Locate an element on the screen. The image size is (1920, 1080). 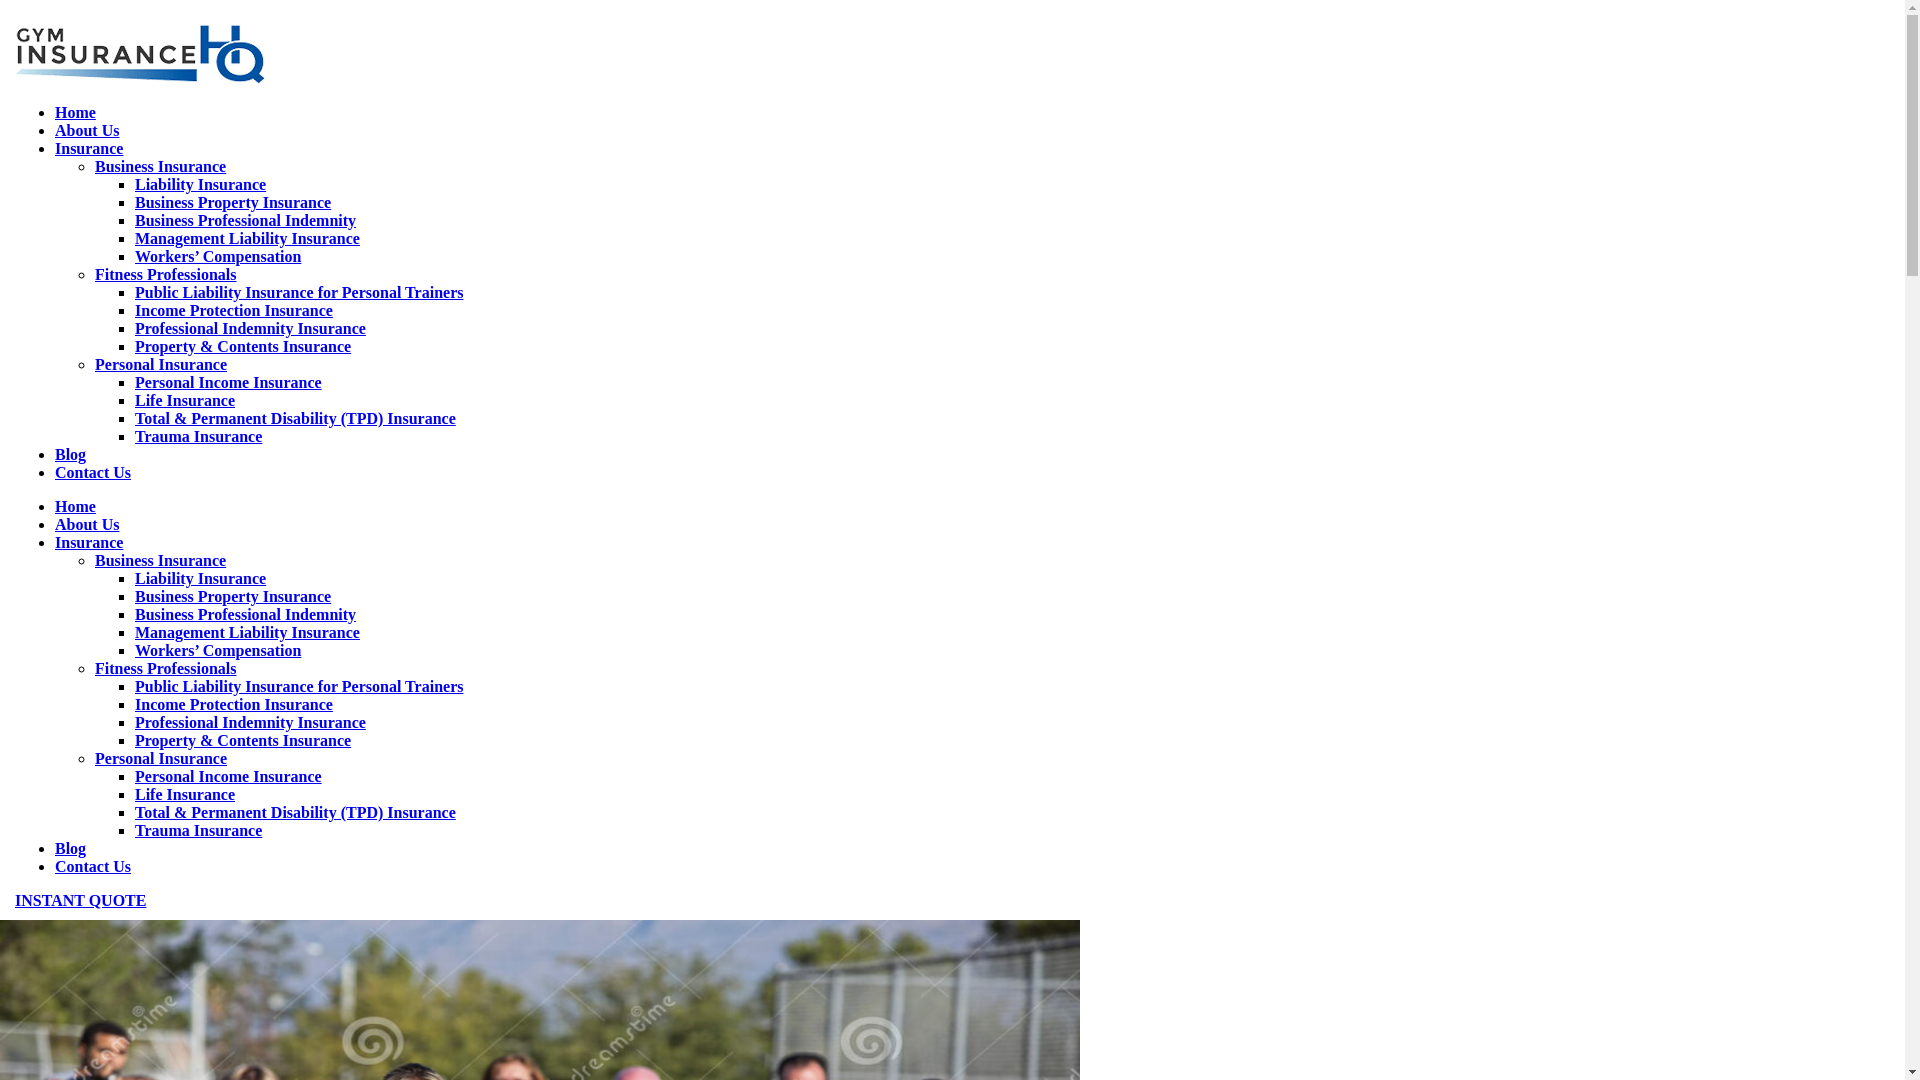
'Home' is located at coordinates (75, 112).